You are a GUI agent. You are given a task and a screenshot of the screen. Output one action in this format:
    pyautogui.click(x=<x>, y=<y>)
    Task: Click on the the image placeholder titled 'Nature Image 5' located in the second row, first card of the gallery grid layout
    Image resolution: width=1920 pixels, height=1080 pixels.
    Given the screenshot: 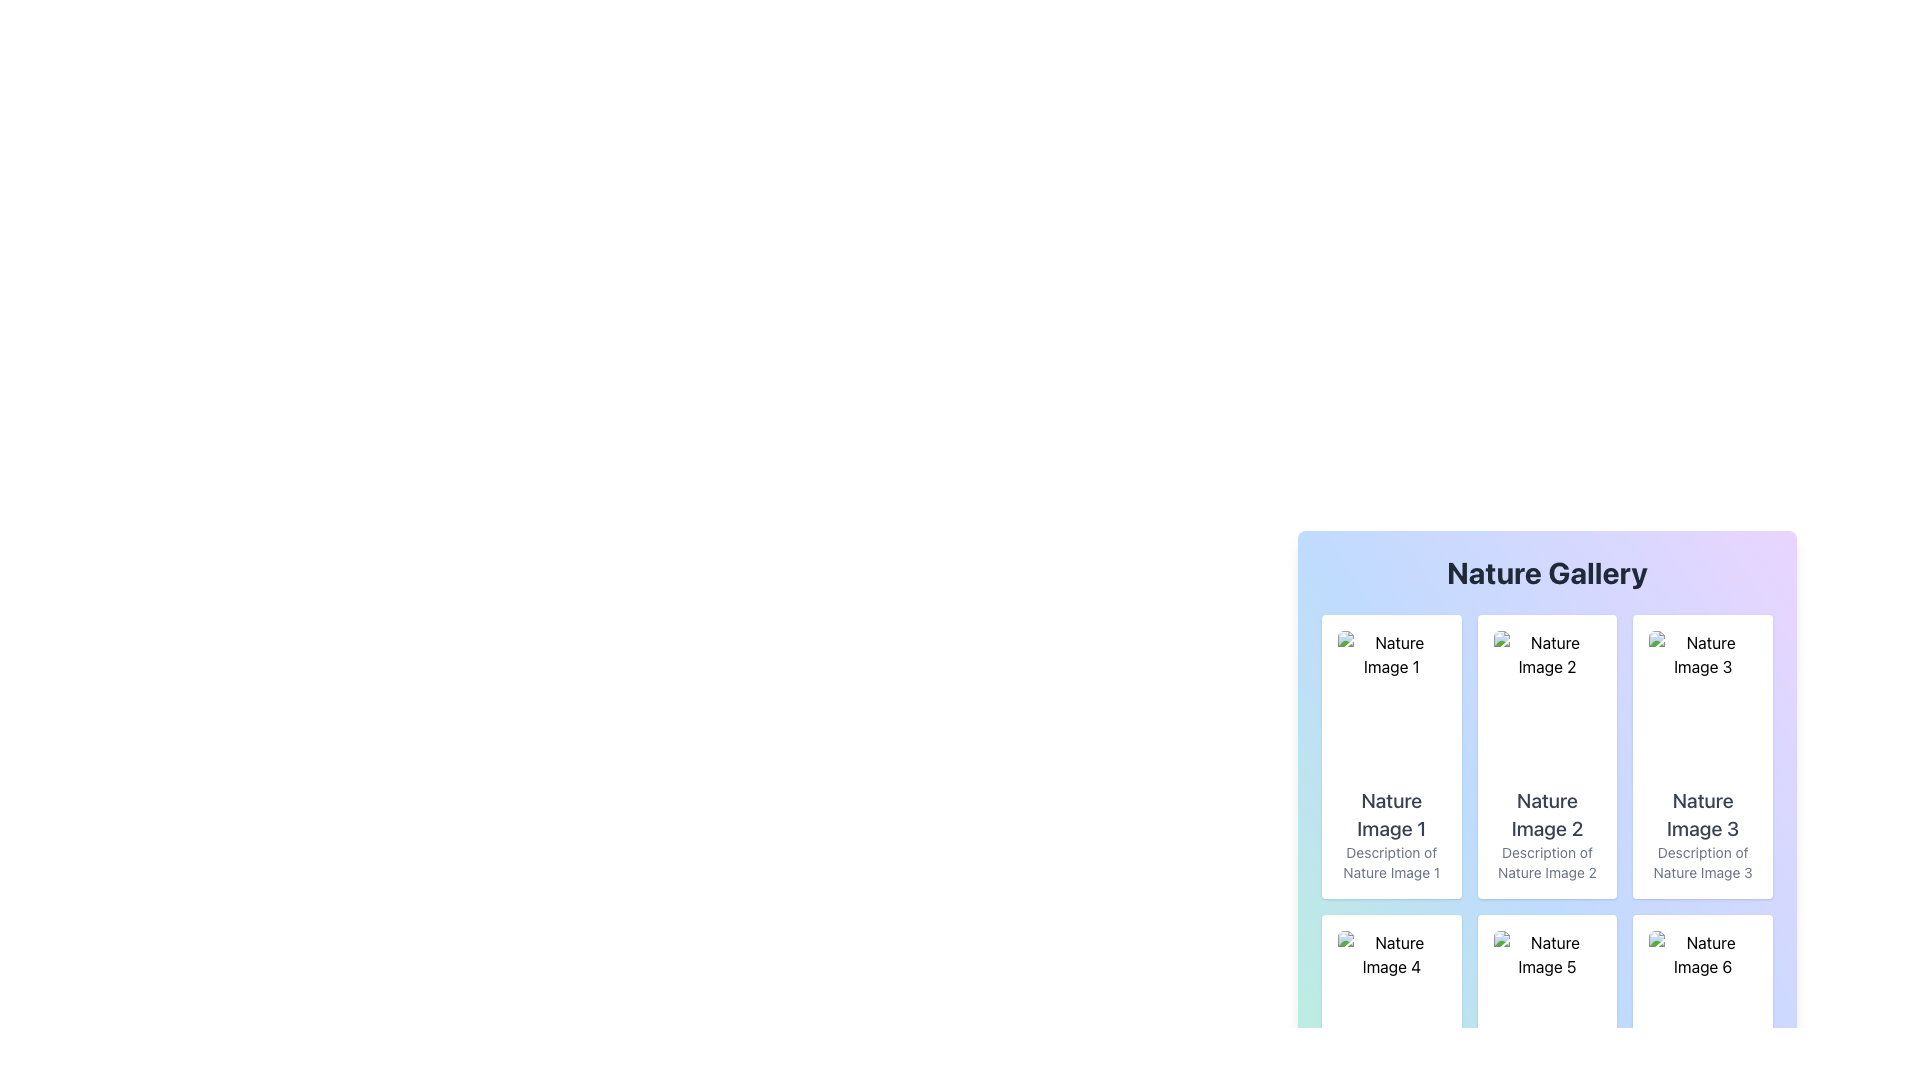 What is the action you would take?
    pyautogui.click(x=1546, y=1002)
    